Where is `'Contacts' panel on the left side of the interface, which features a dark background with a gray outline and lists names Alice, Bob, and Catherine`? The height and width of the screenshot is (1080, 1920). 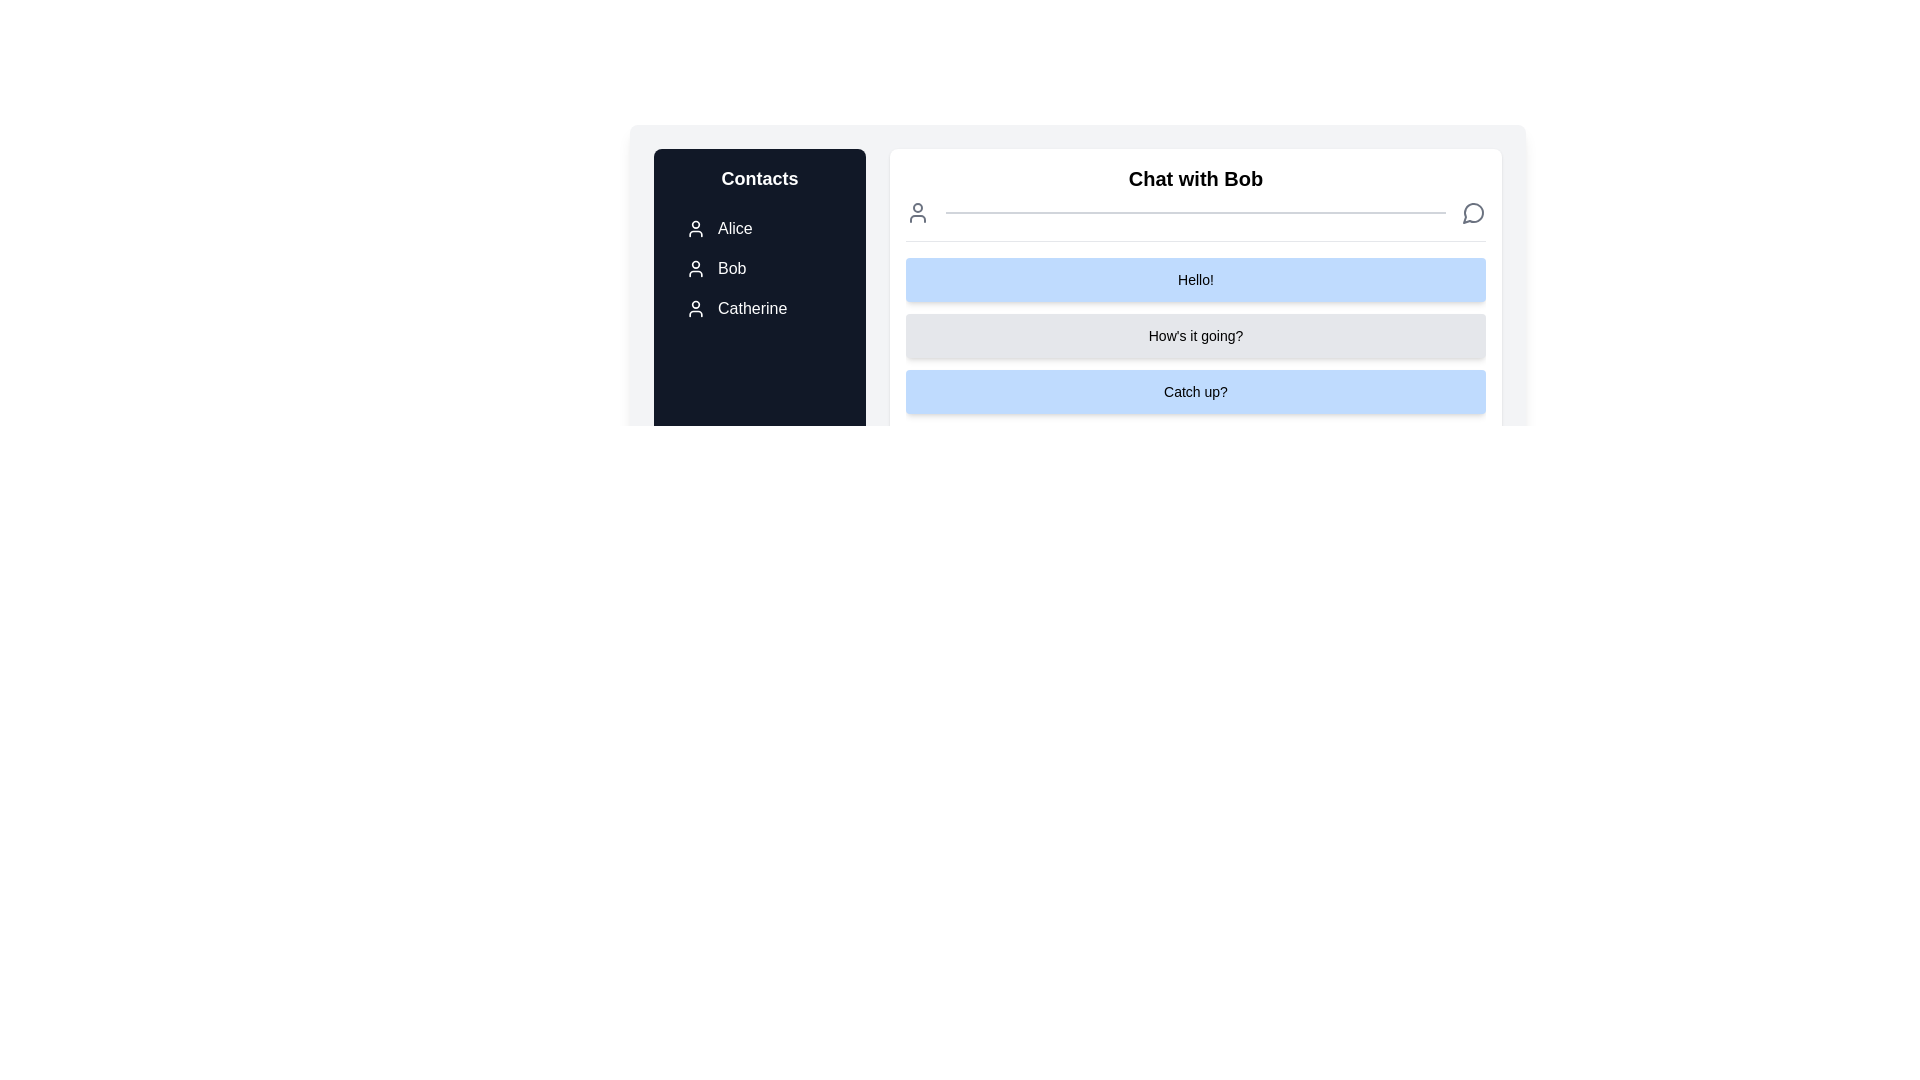
'Contacts' panel on the left side of the interface, which features a dark background with a gray outline and lists names Alice, Bob, and Catherine is located at coordinates (758, 334).